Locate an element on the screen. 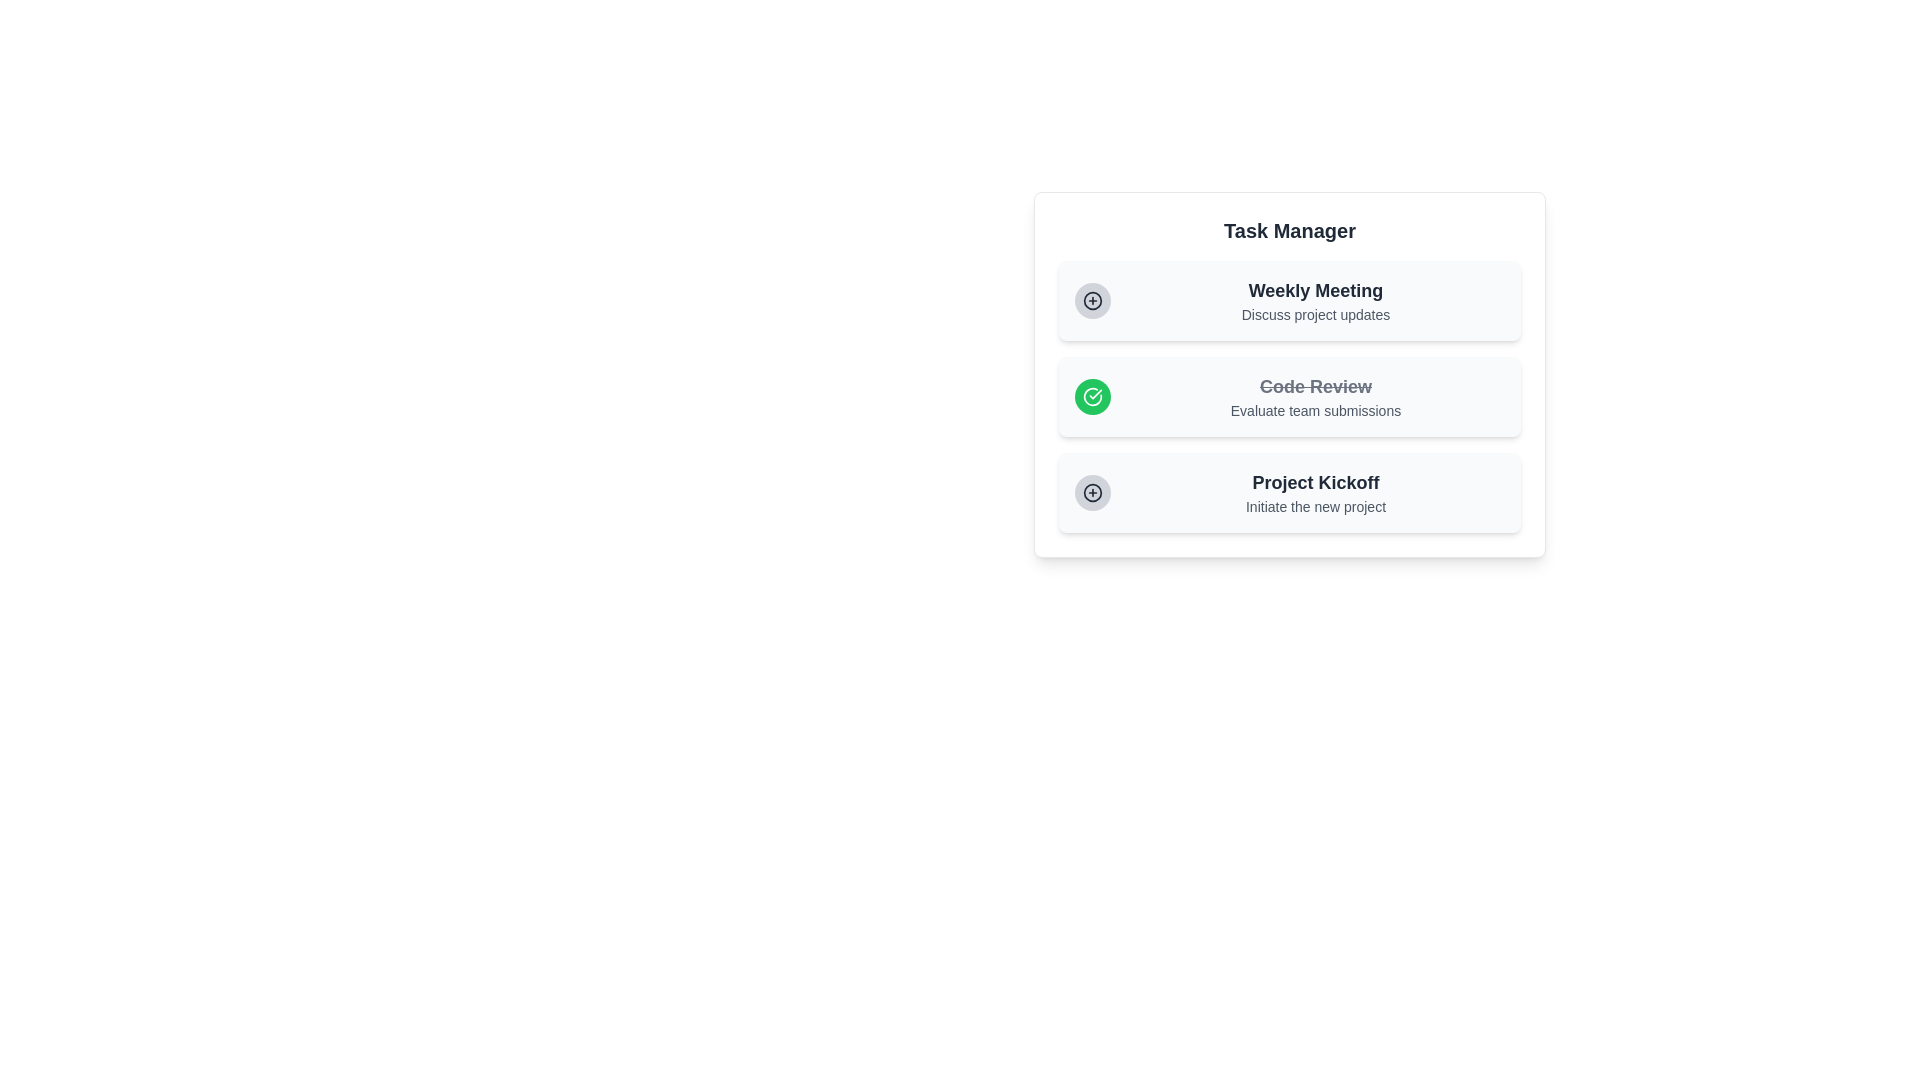  the interactive button located in the top-left corner of the 'Project Kickoff' card is located at coordinates (1092, 493).